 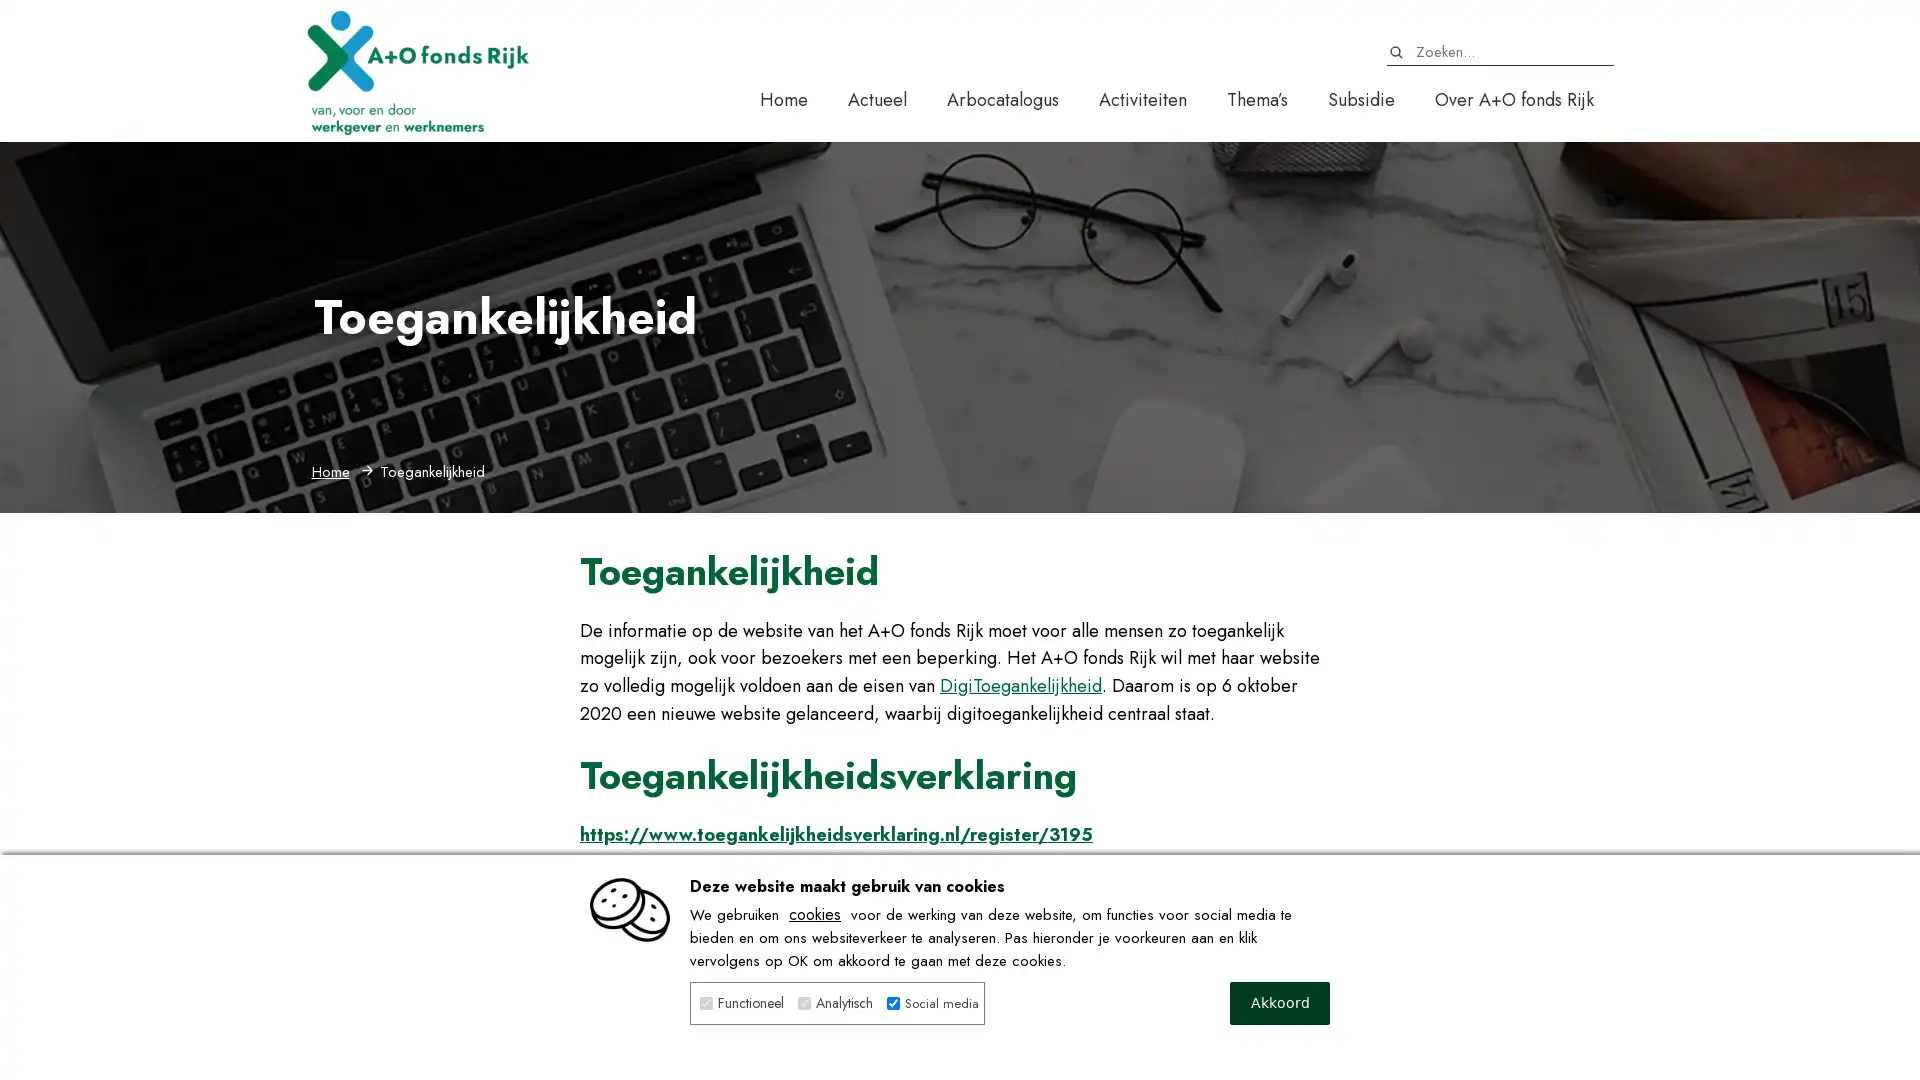 I want to click on Akkoord, so click(x=1280, y=1003).